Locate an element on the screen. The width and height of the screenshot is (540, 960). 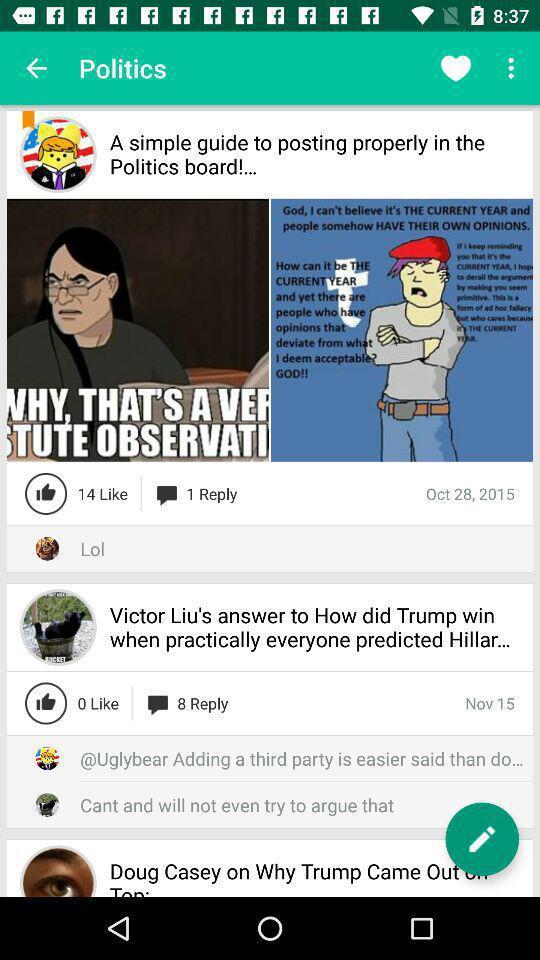
option is located at coordinates (481, 839).